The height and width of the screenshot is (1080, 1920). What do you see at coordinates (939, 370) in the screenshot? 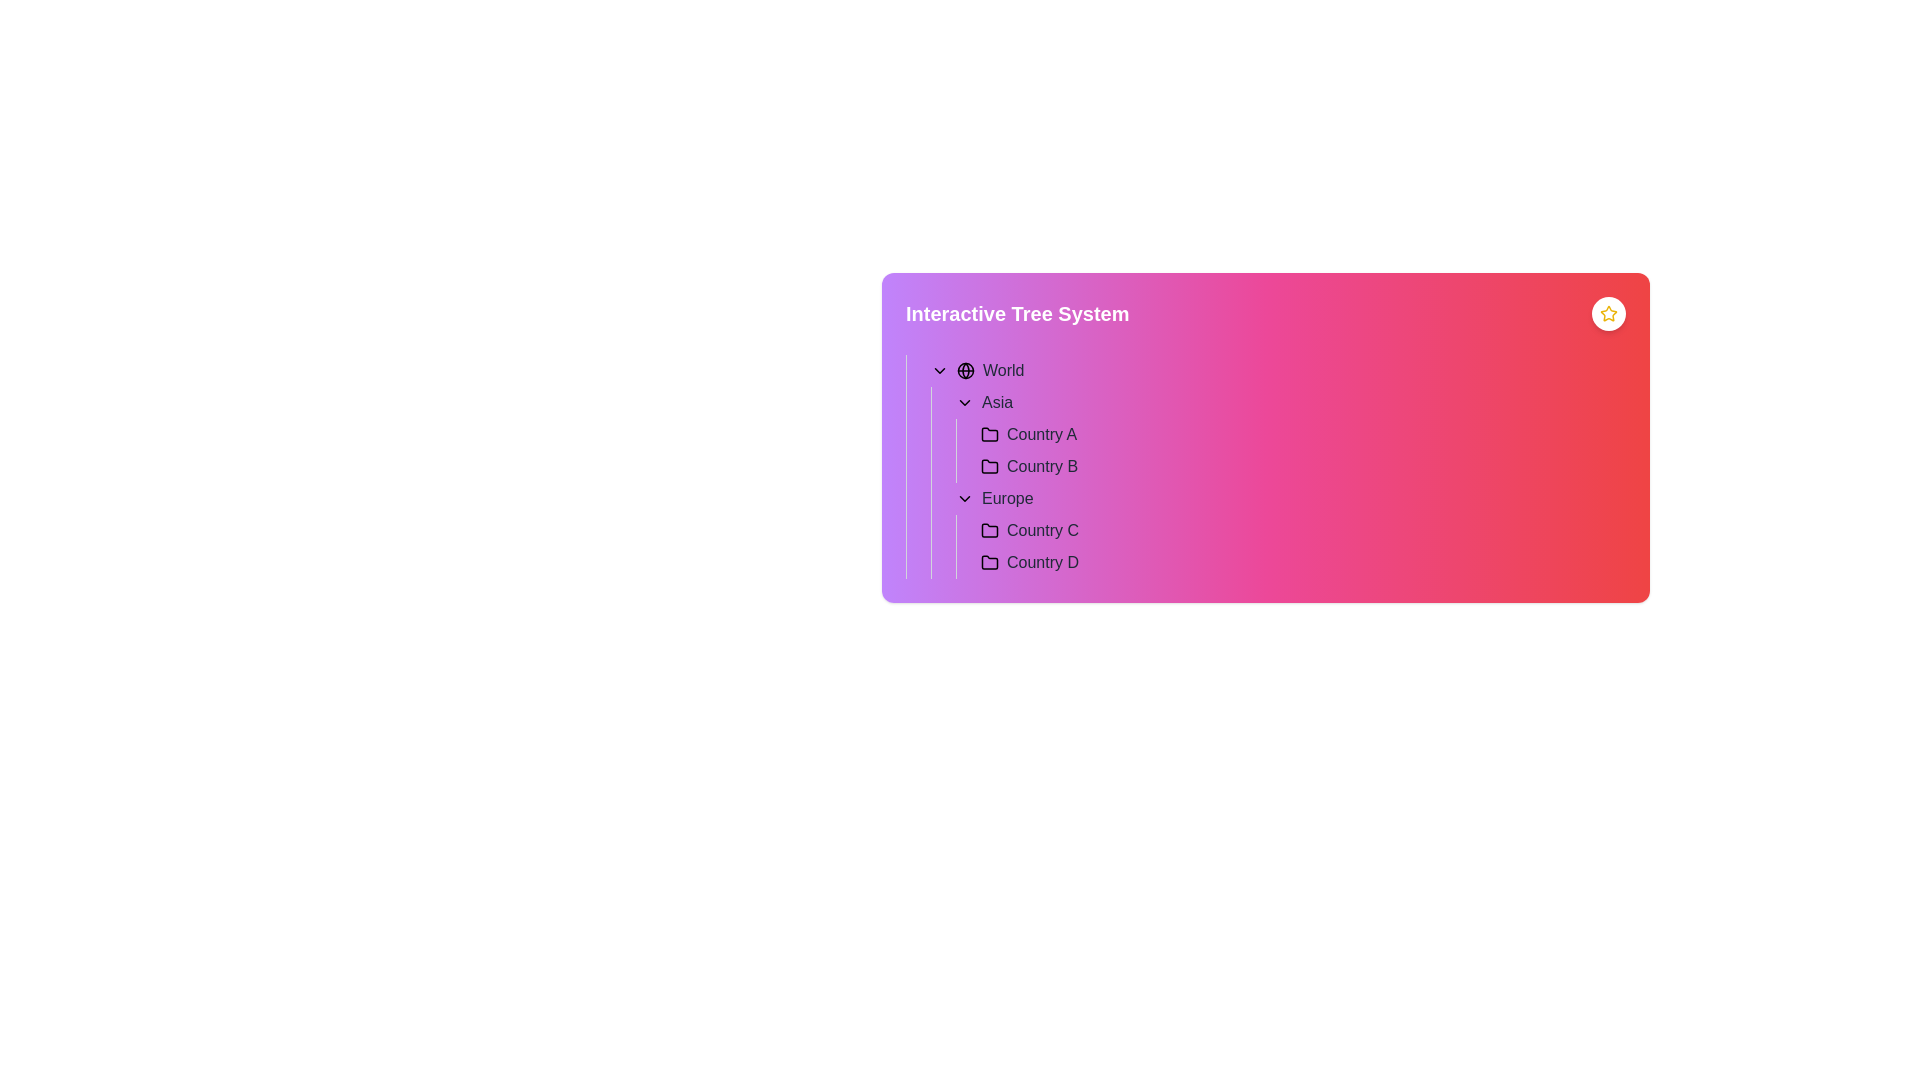
I see `the Chevron Icon (SVG Element)` at bounding box center [939, 370].